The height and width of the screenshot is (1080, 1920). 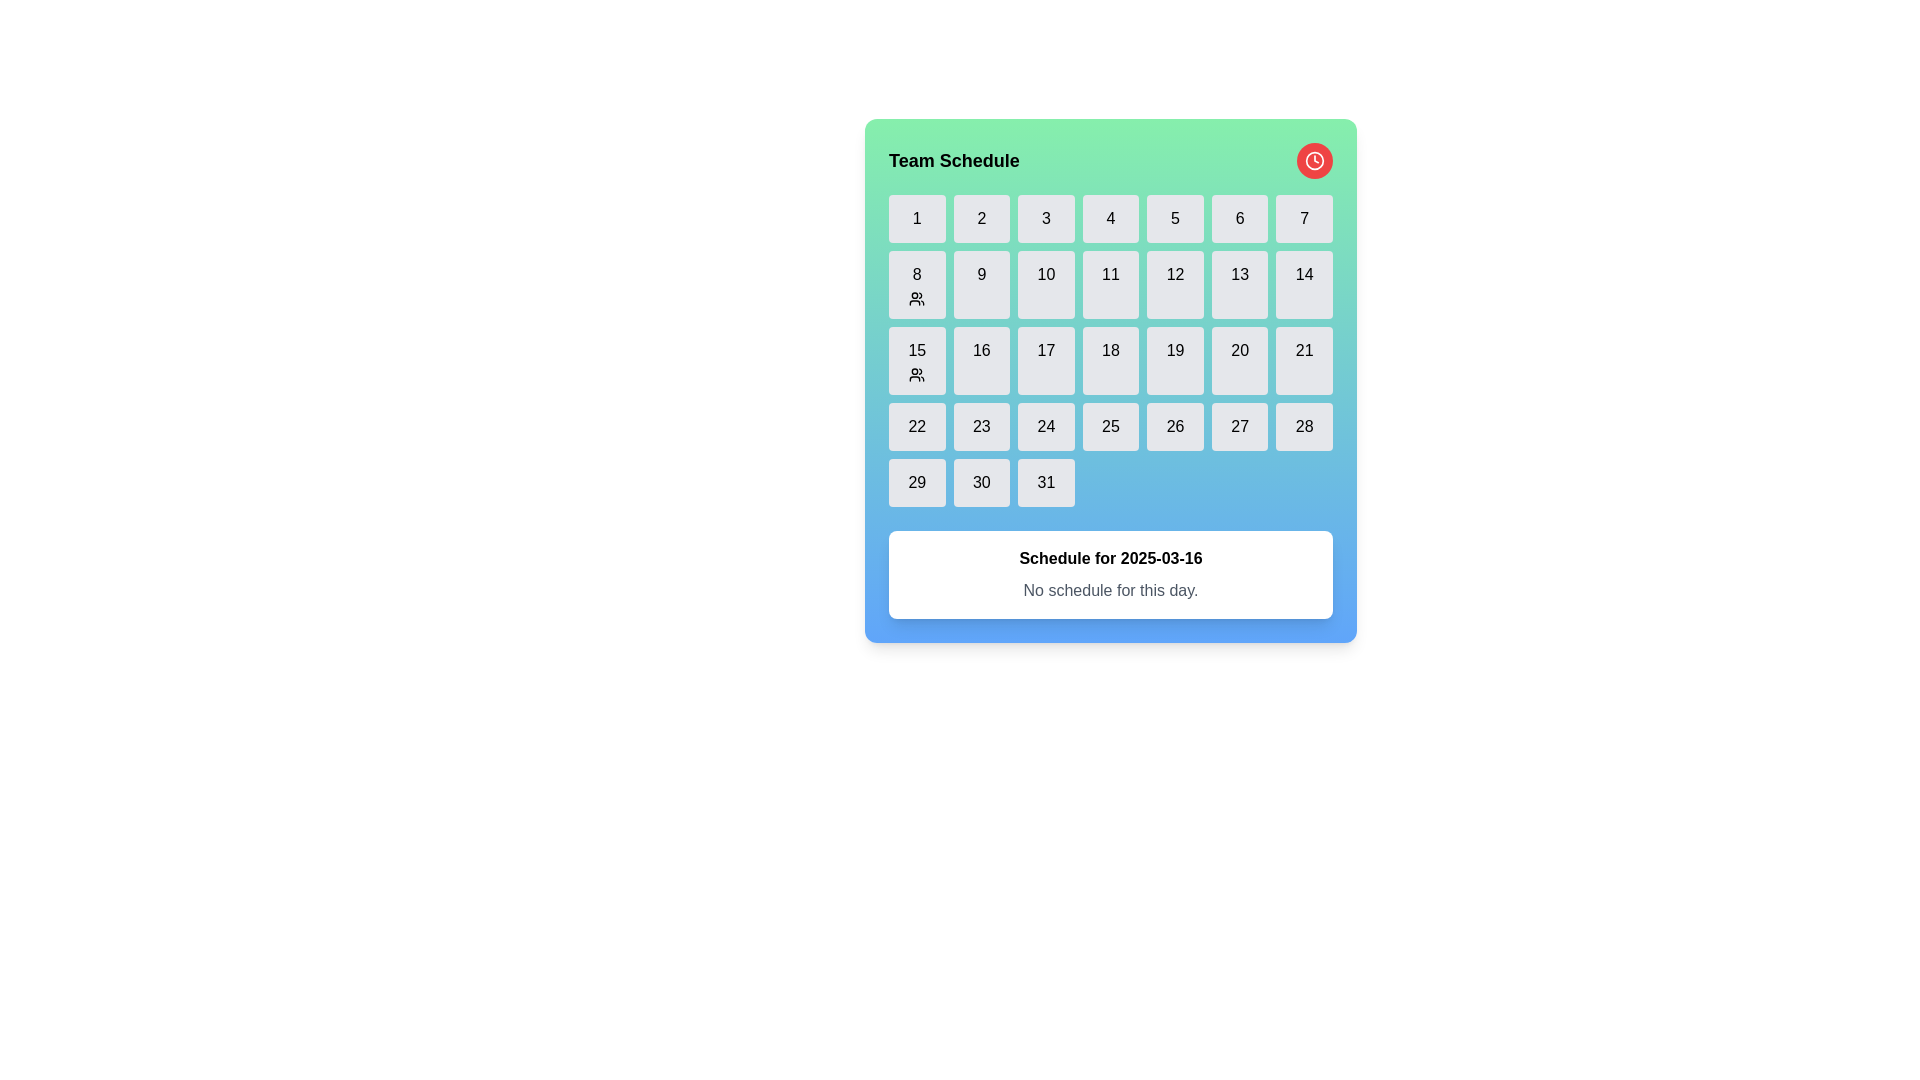 I want to click on the text displaying the number '6' in bold black font located in the second row, sixth column of the calendar grid, so click(x=1238, y=219).